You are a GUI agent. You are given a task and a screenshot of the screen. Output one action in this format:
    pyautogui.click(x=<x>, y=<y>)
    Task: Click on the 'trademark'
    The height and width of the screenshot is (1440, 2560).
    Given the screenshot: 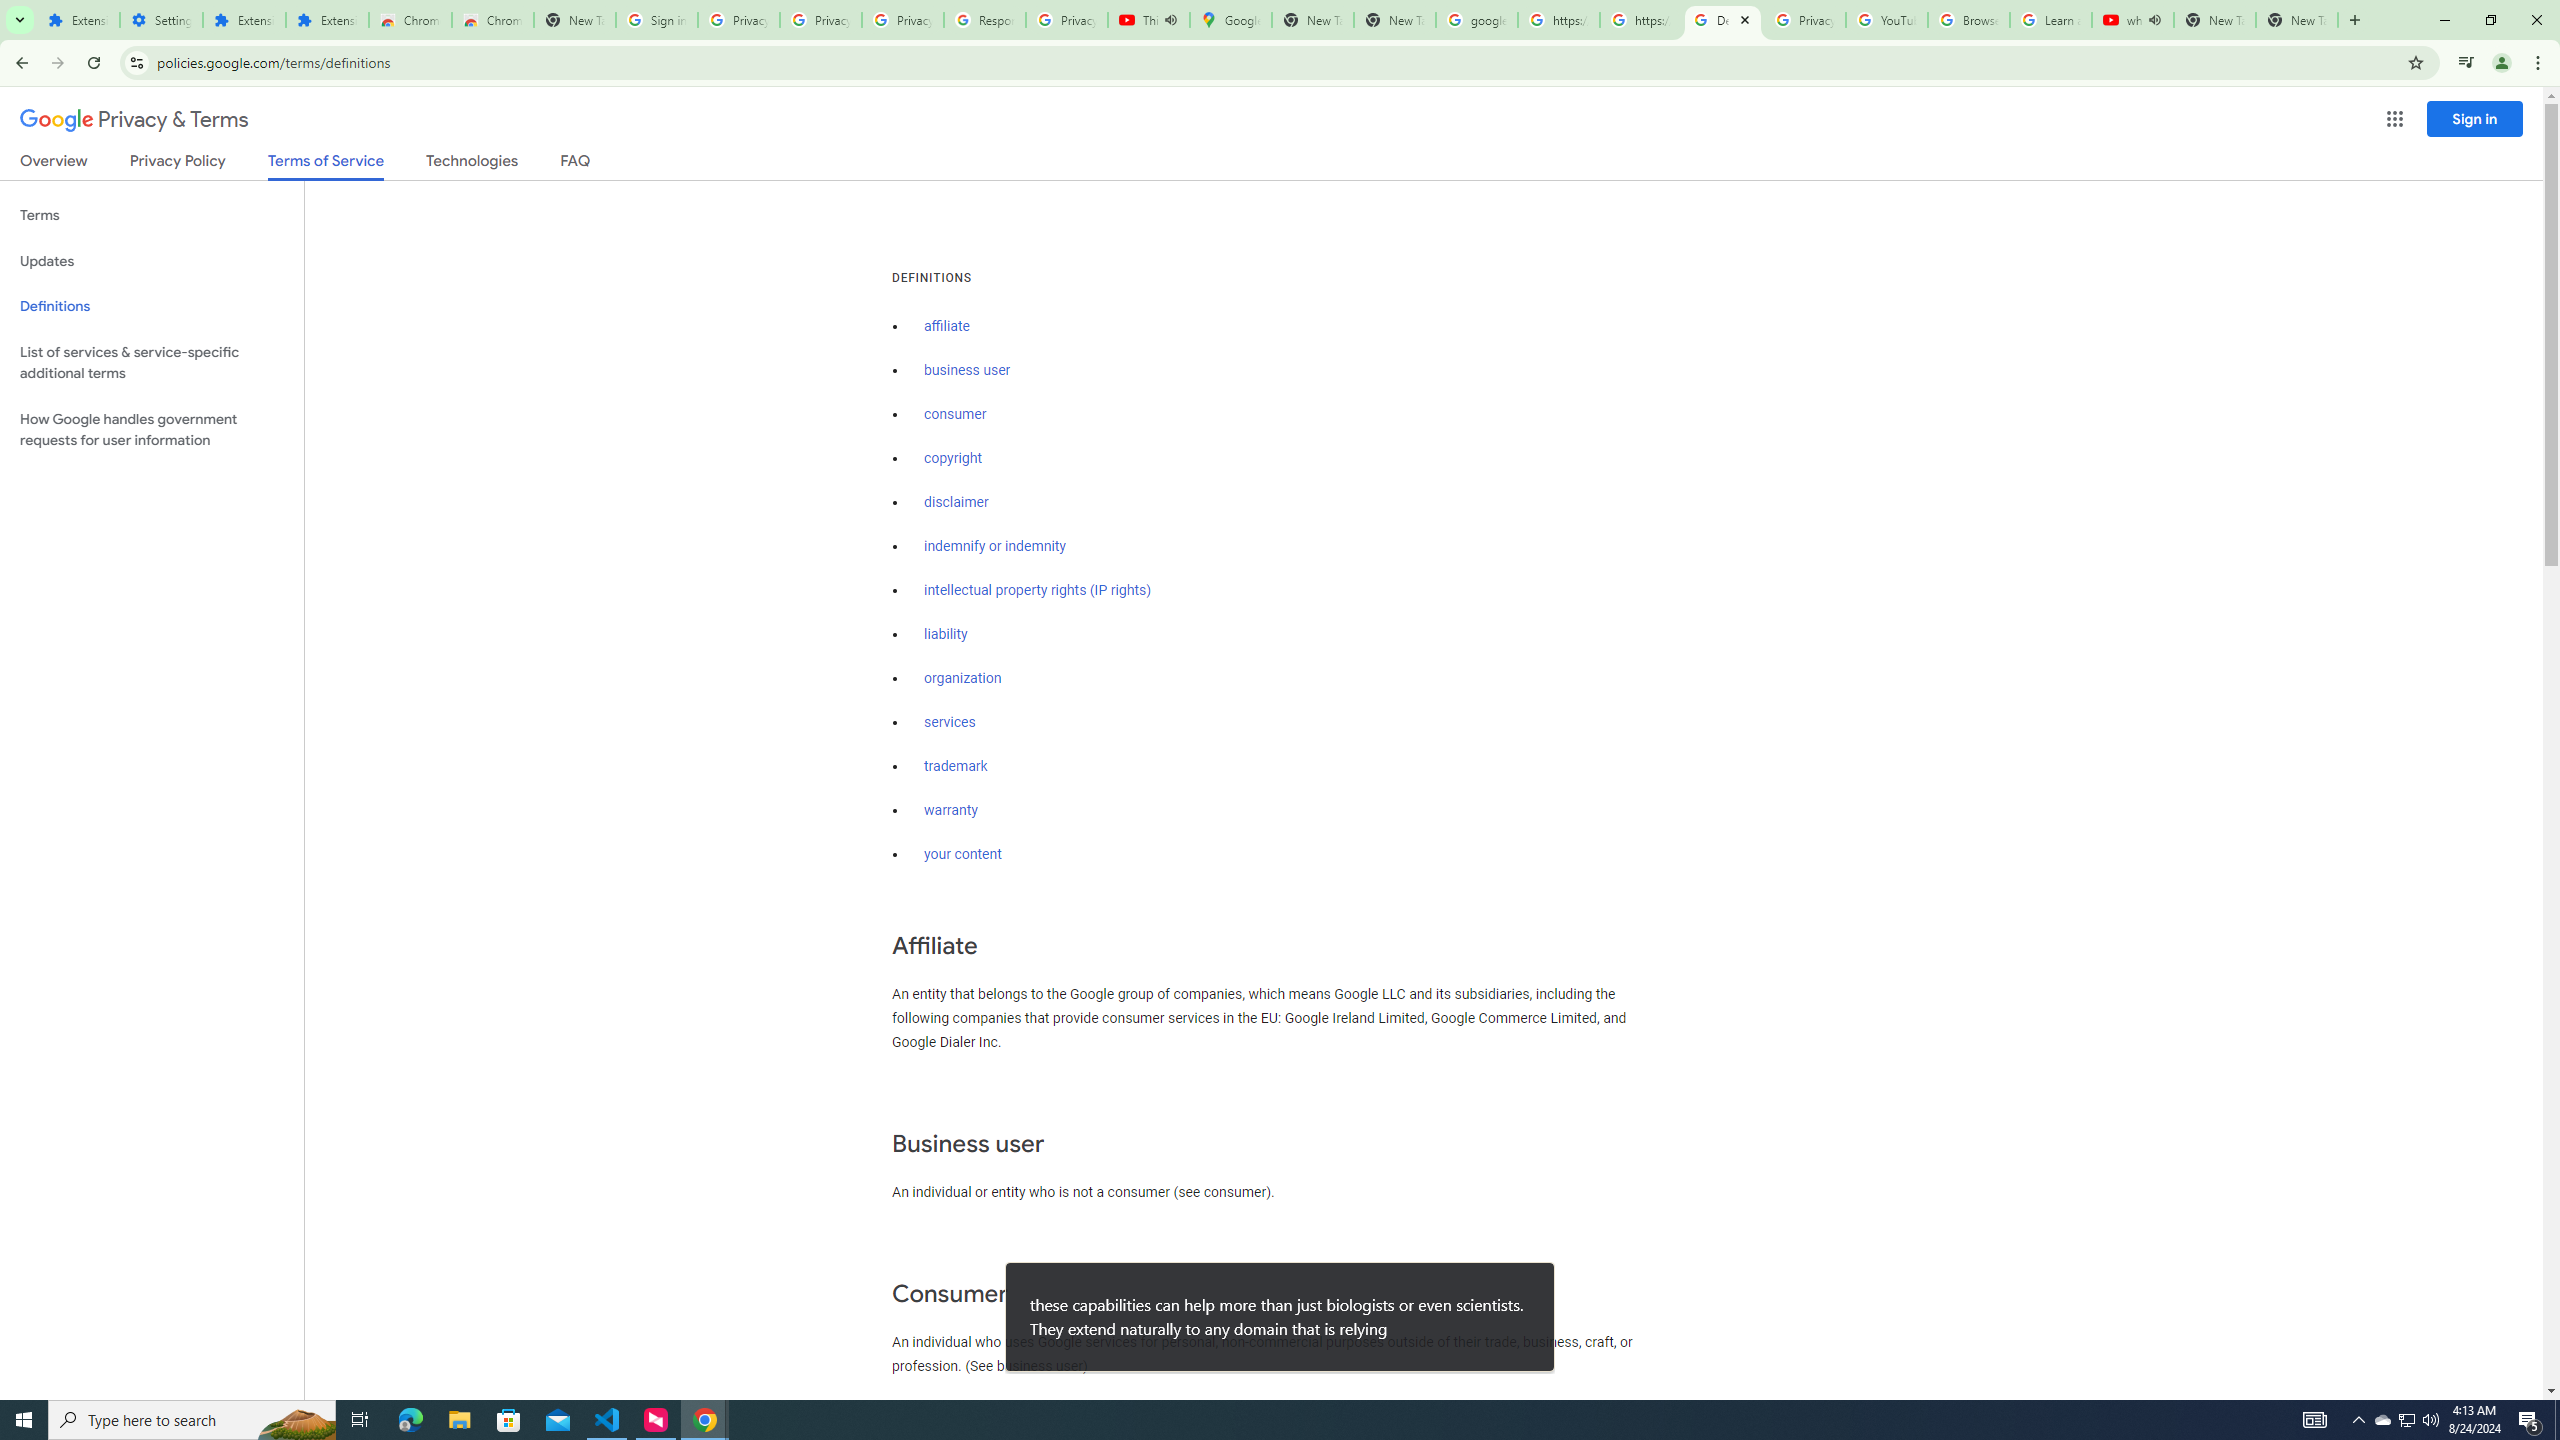 What is the action you would take?
    pyautogui.click(x=955, y=765)
    